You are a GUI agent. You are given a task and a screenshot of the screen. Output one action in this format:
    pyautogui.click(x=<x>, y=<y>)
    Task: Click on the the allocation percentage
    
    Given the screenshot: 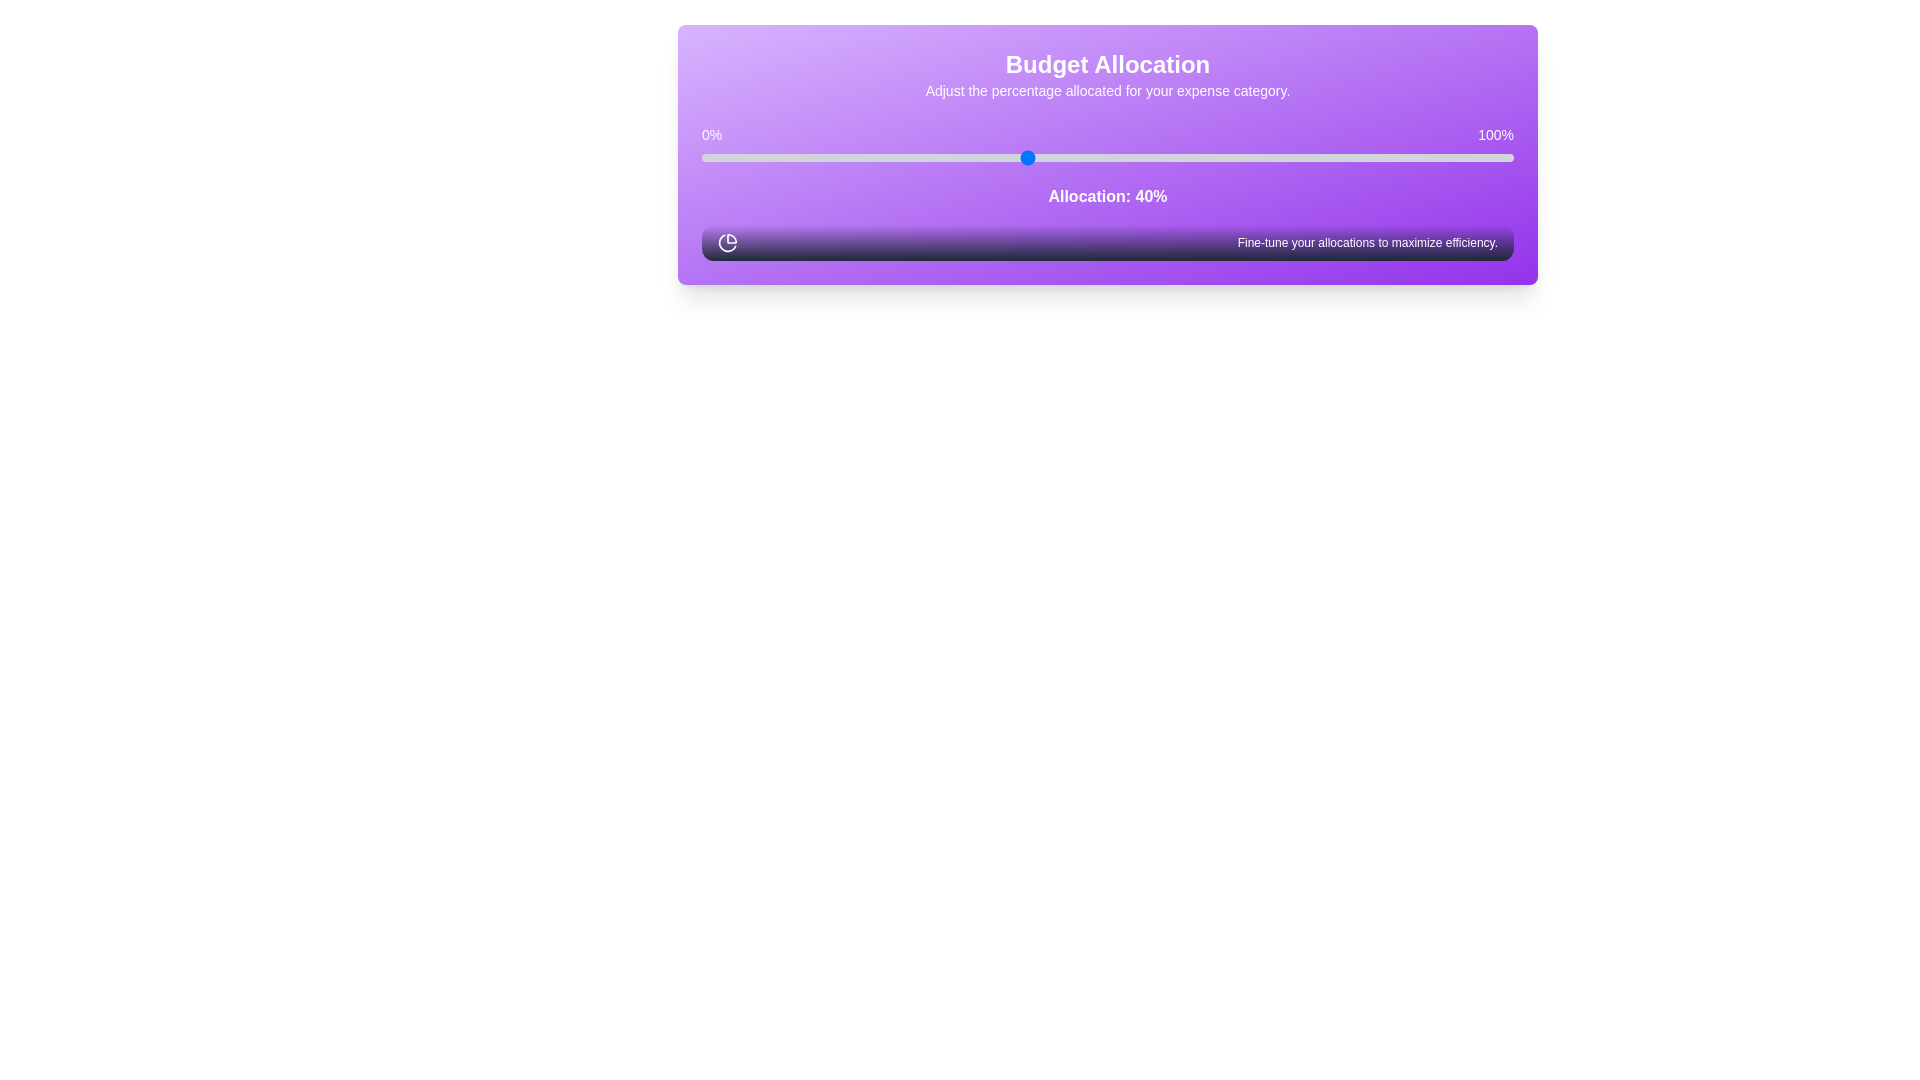 What is the action you would take?
    pyautogui.click(x=1026, y=157)
    